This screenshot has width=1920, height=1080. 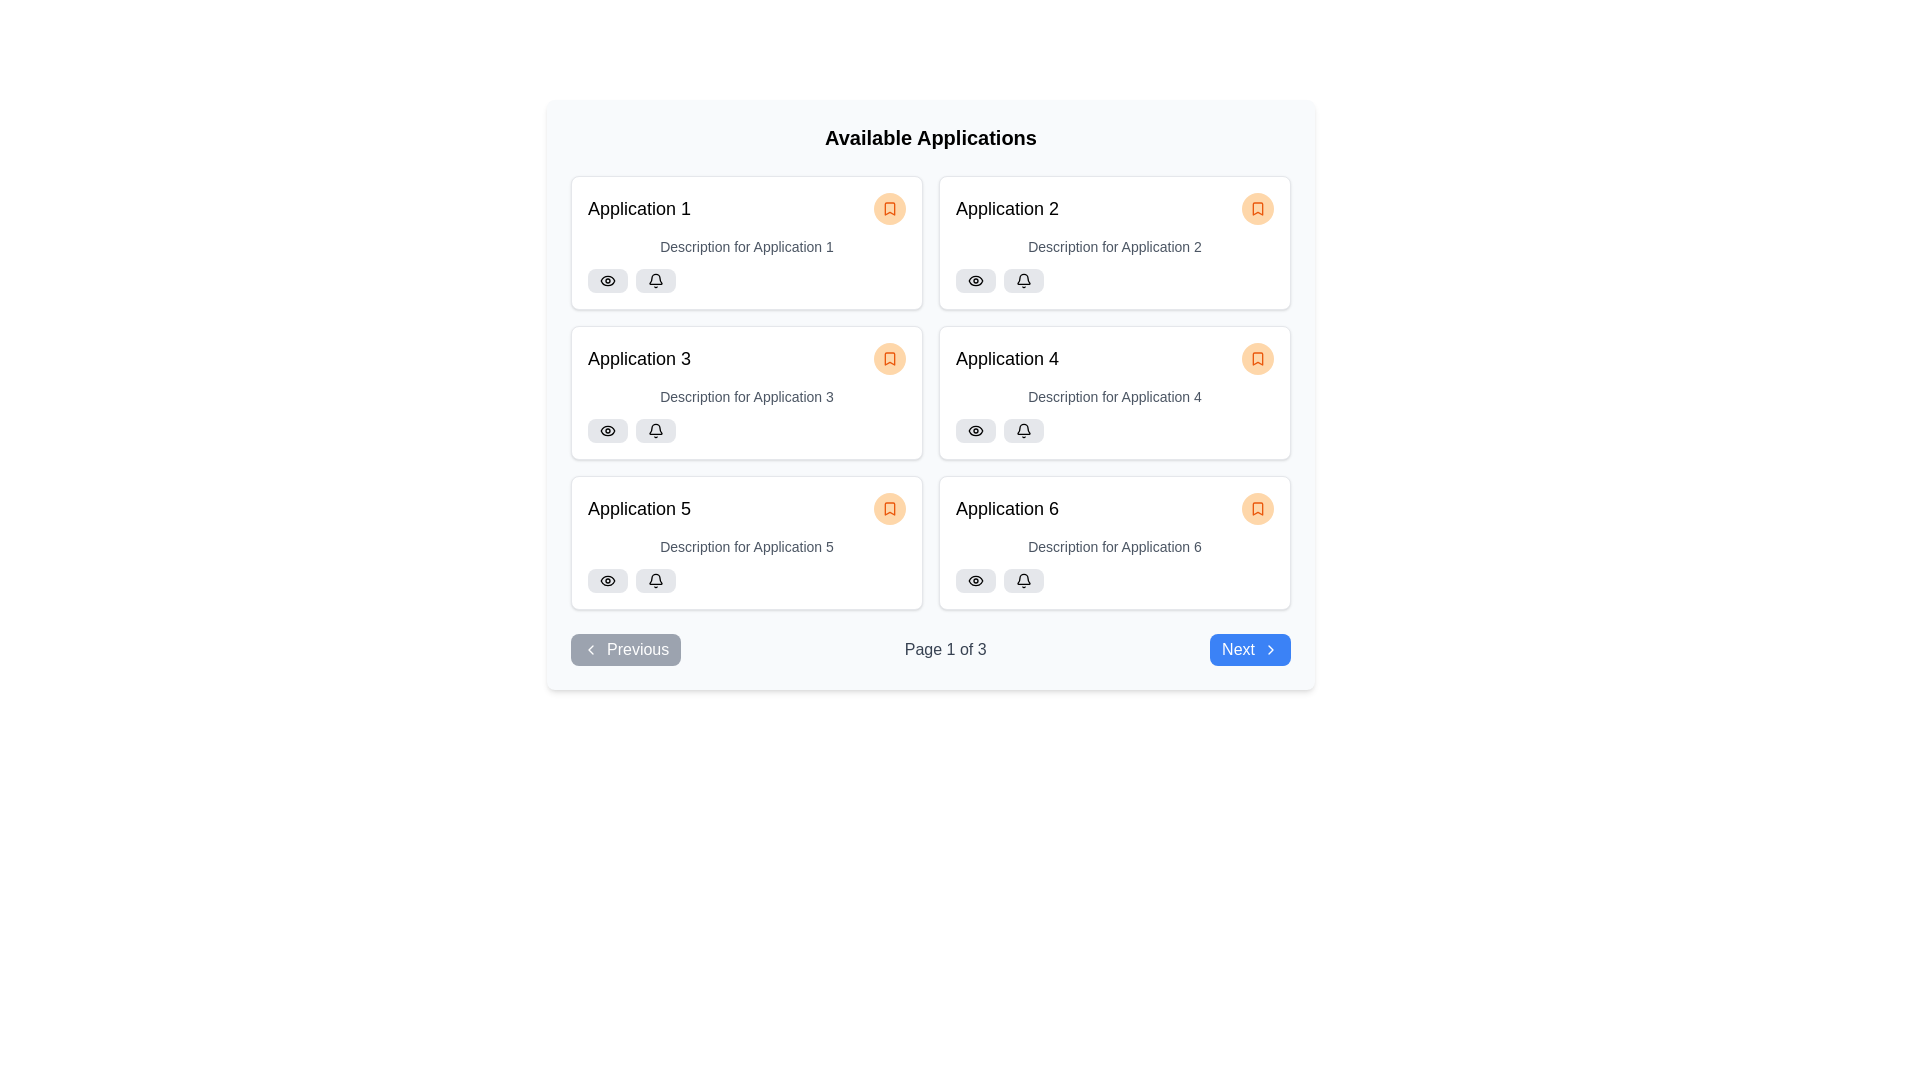 What do you see at coordinates (1256, 208) in the screenshot?
I see `the orange bookmark icon located within the circular button in the top right corner of the 'Application 2' card` at bounding box center [1256, 208].